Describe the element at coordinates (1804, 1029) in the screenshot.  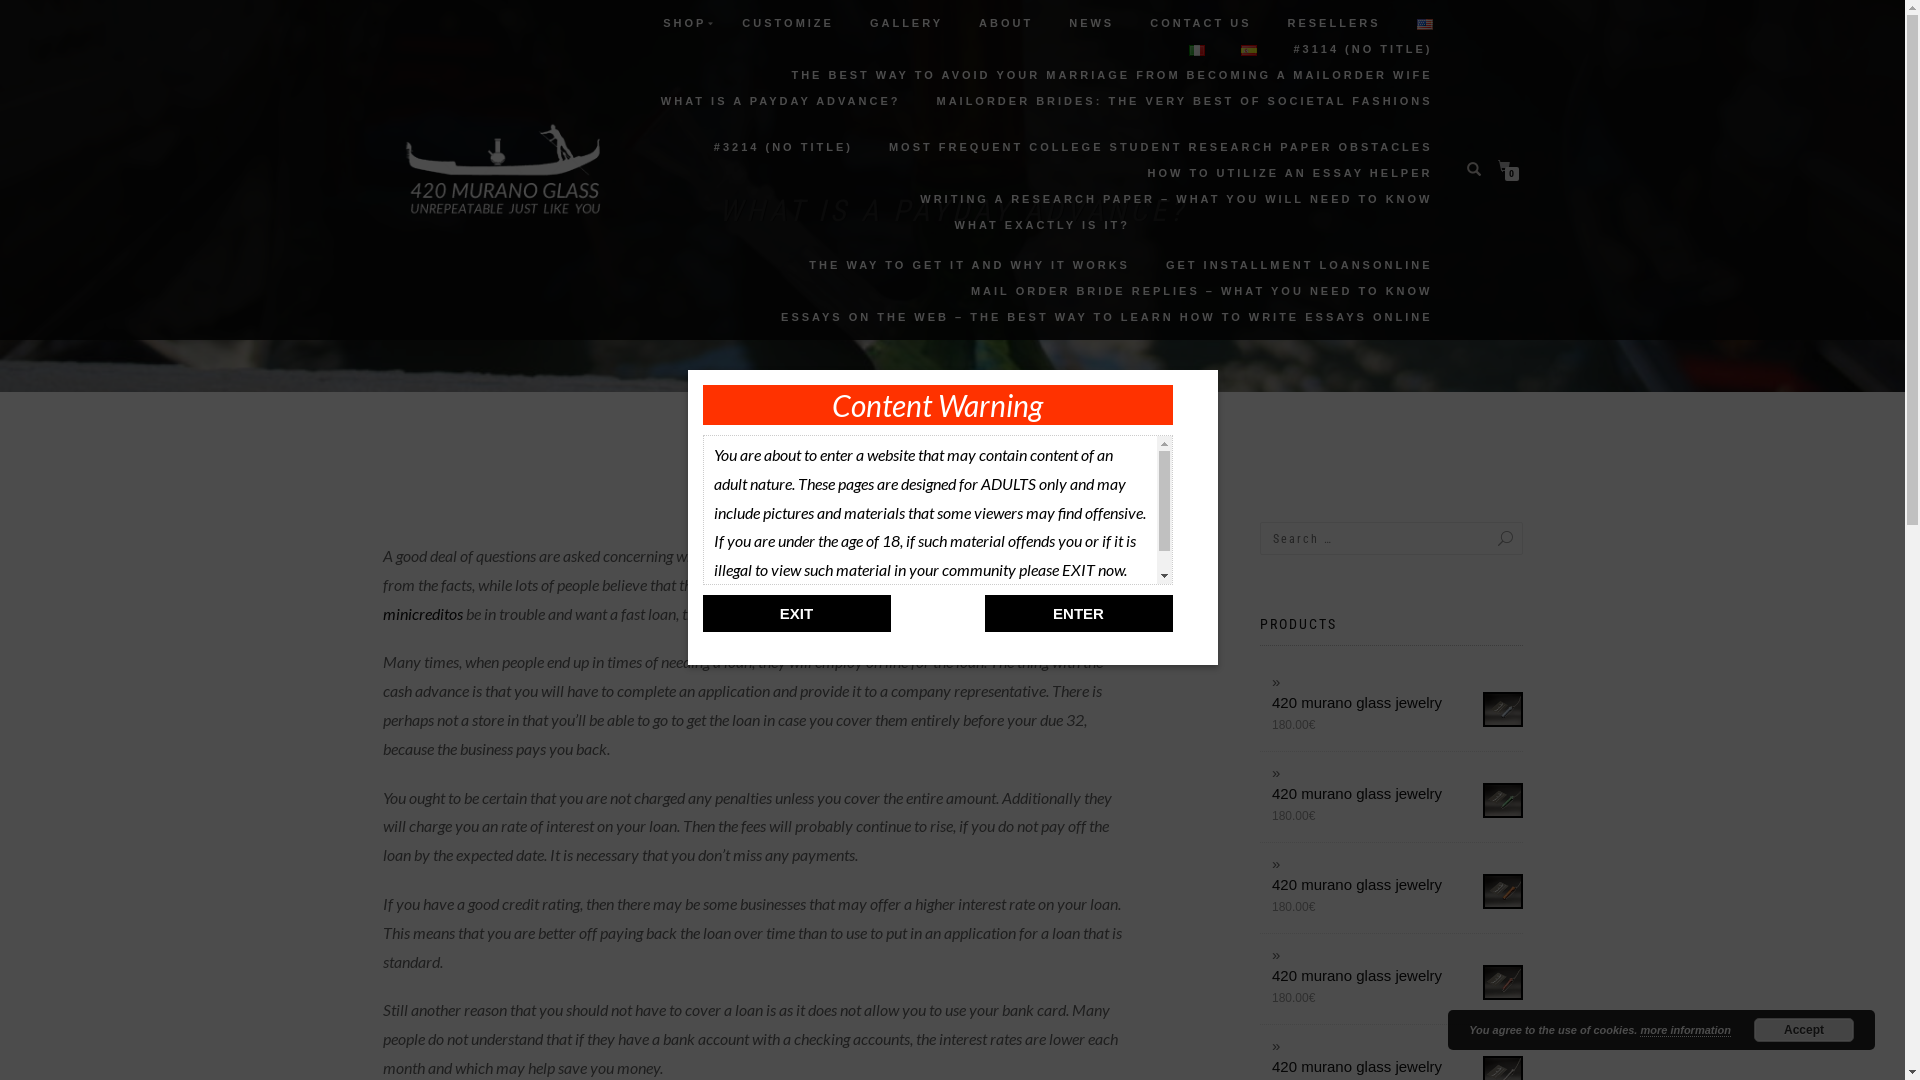
I see `'Accept'` at that location.